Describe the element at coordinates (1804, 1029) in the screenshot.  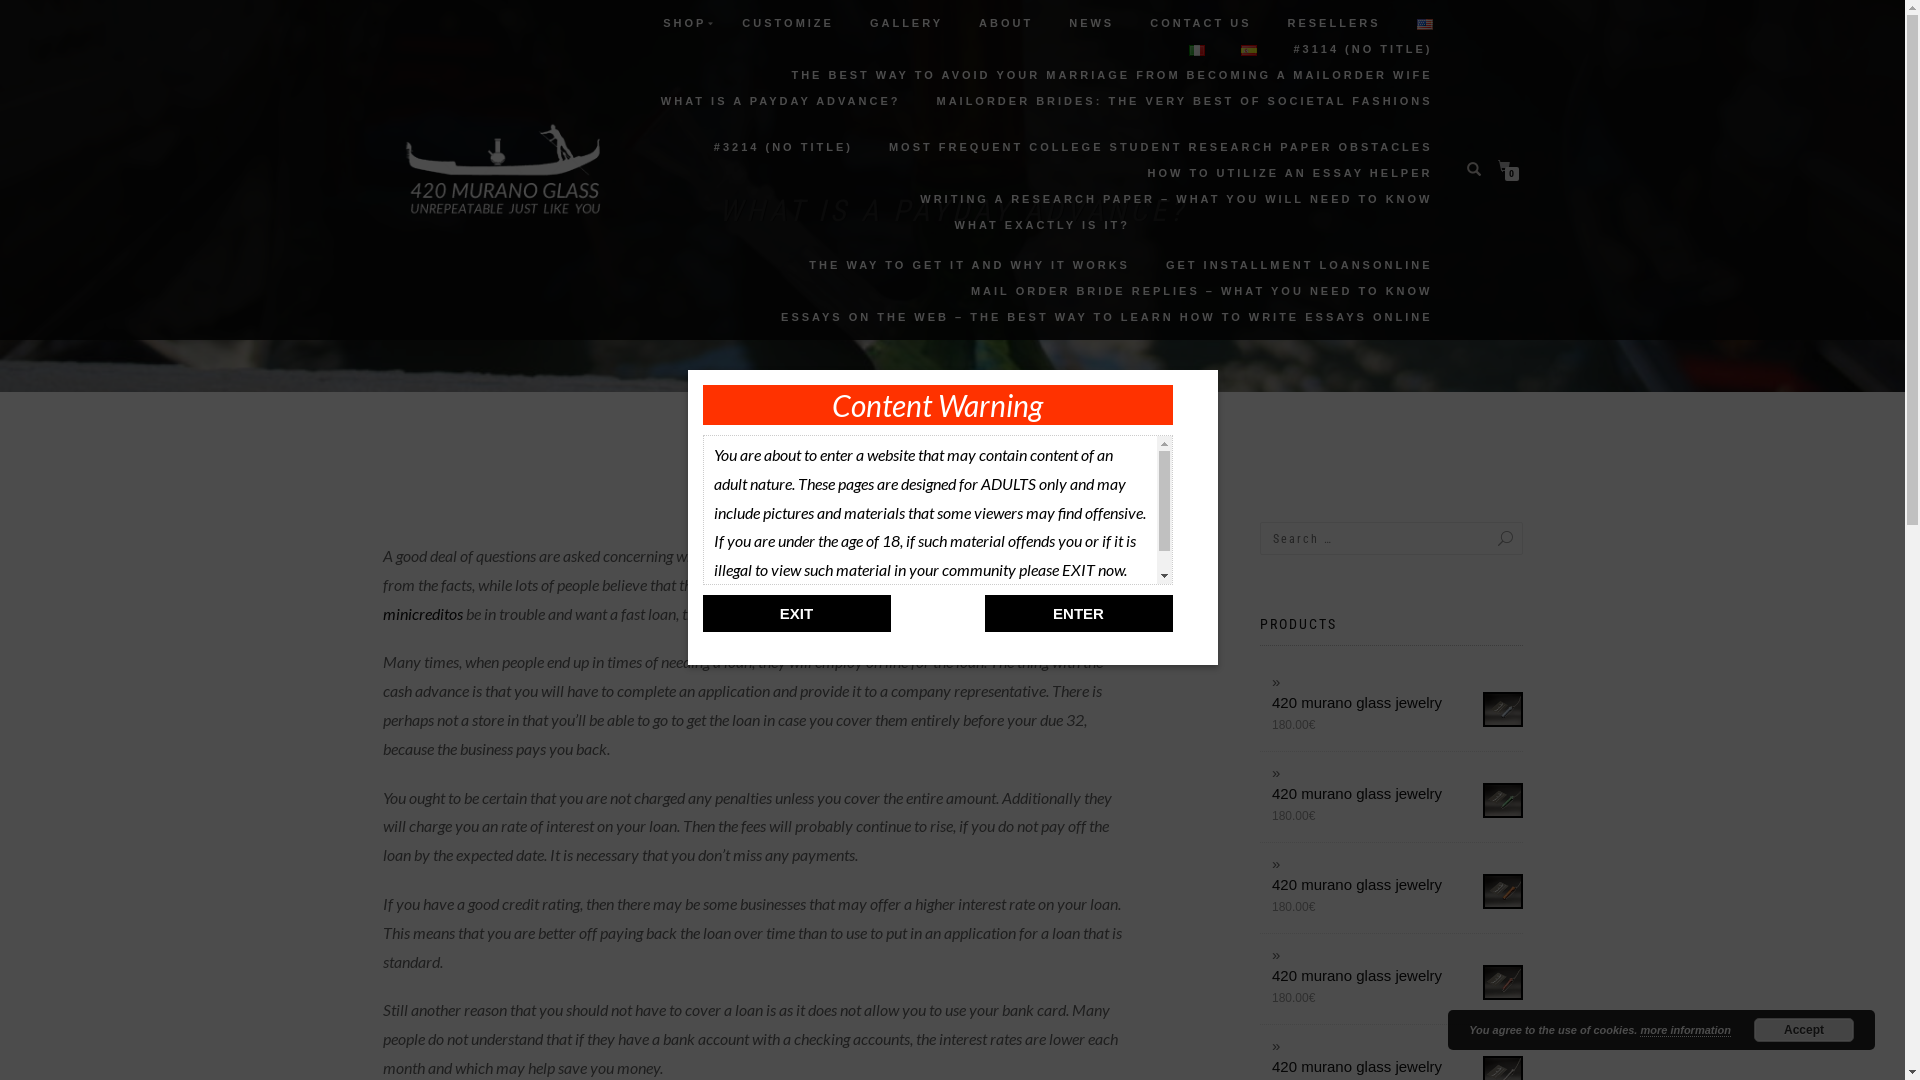
I see `'Accept'` at that location.